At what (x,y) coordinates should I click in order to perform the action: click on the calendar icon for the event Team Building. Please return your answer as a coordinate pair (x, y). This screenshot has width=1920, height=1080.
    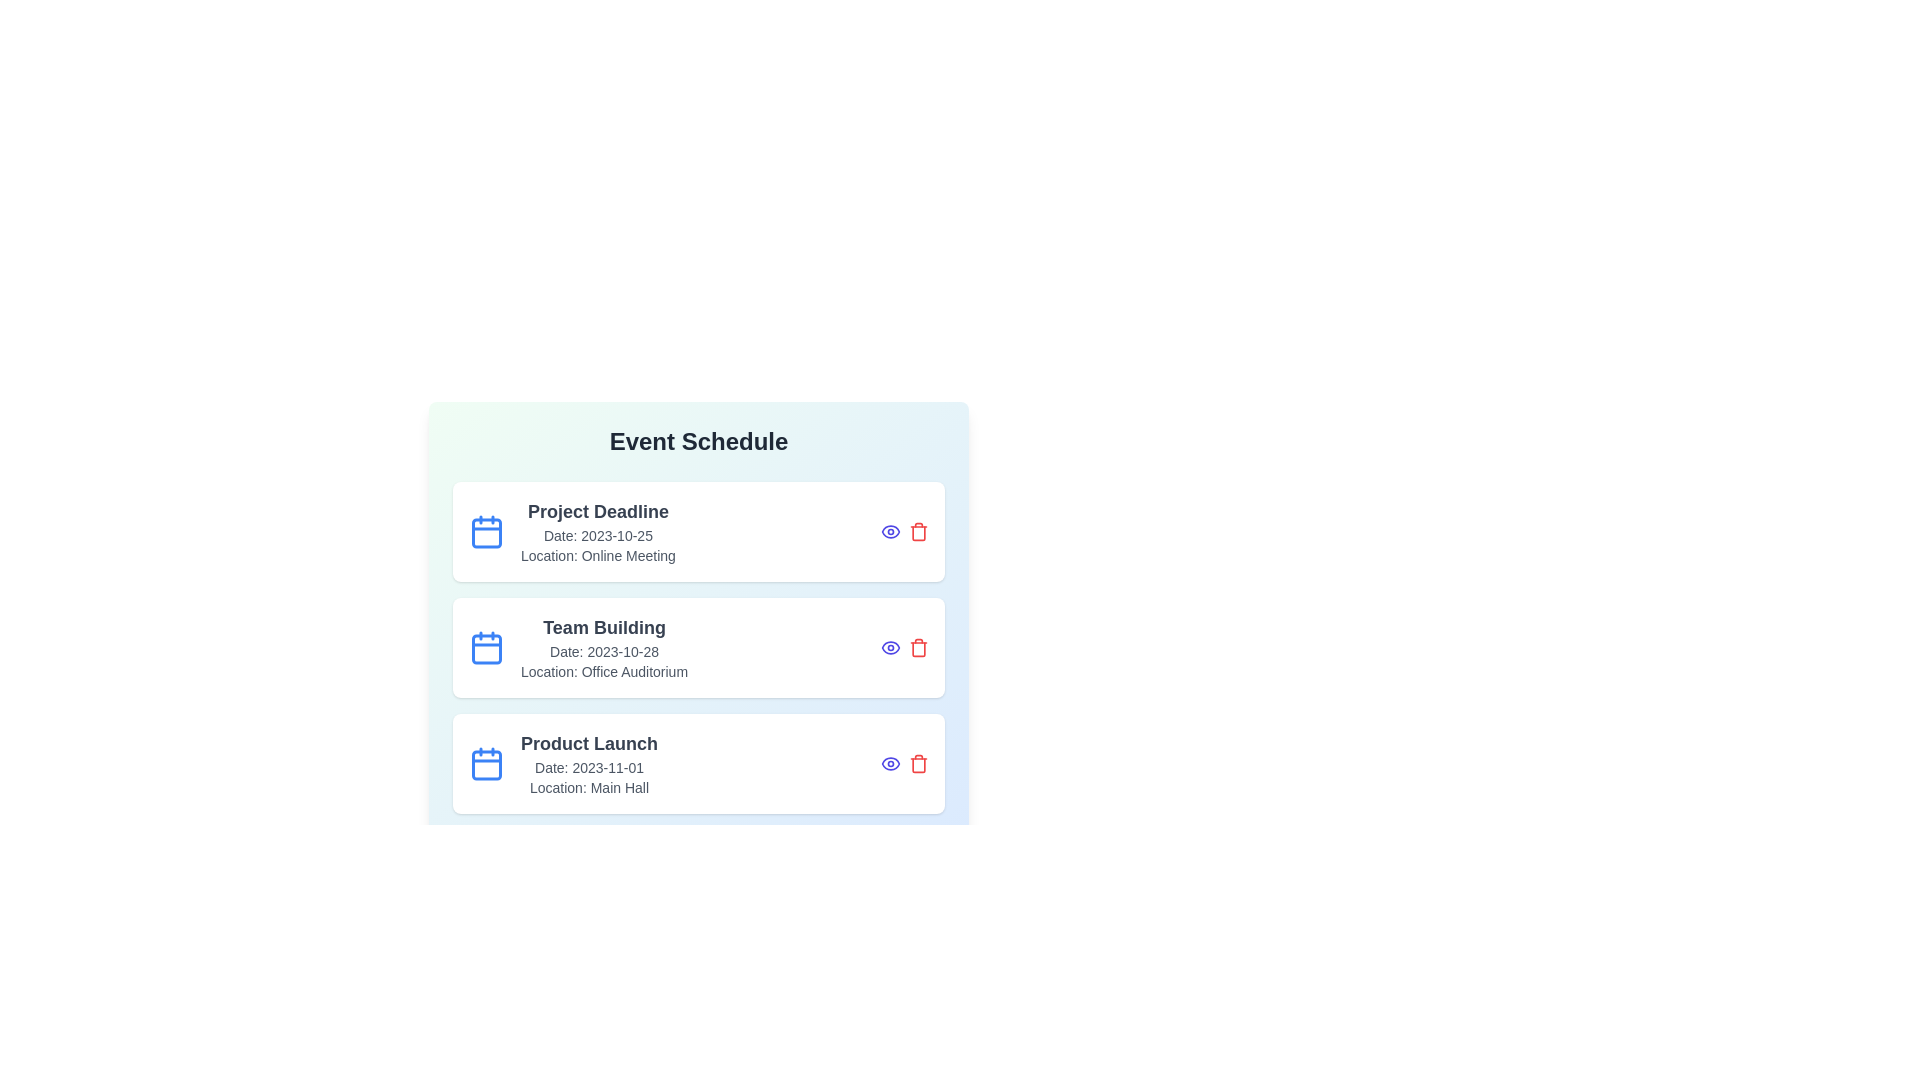
    Looking at the image, I should click on (486, 648).